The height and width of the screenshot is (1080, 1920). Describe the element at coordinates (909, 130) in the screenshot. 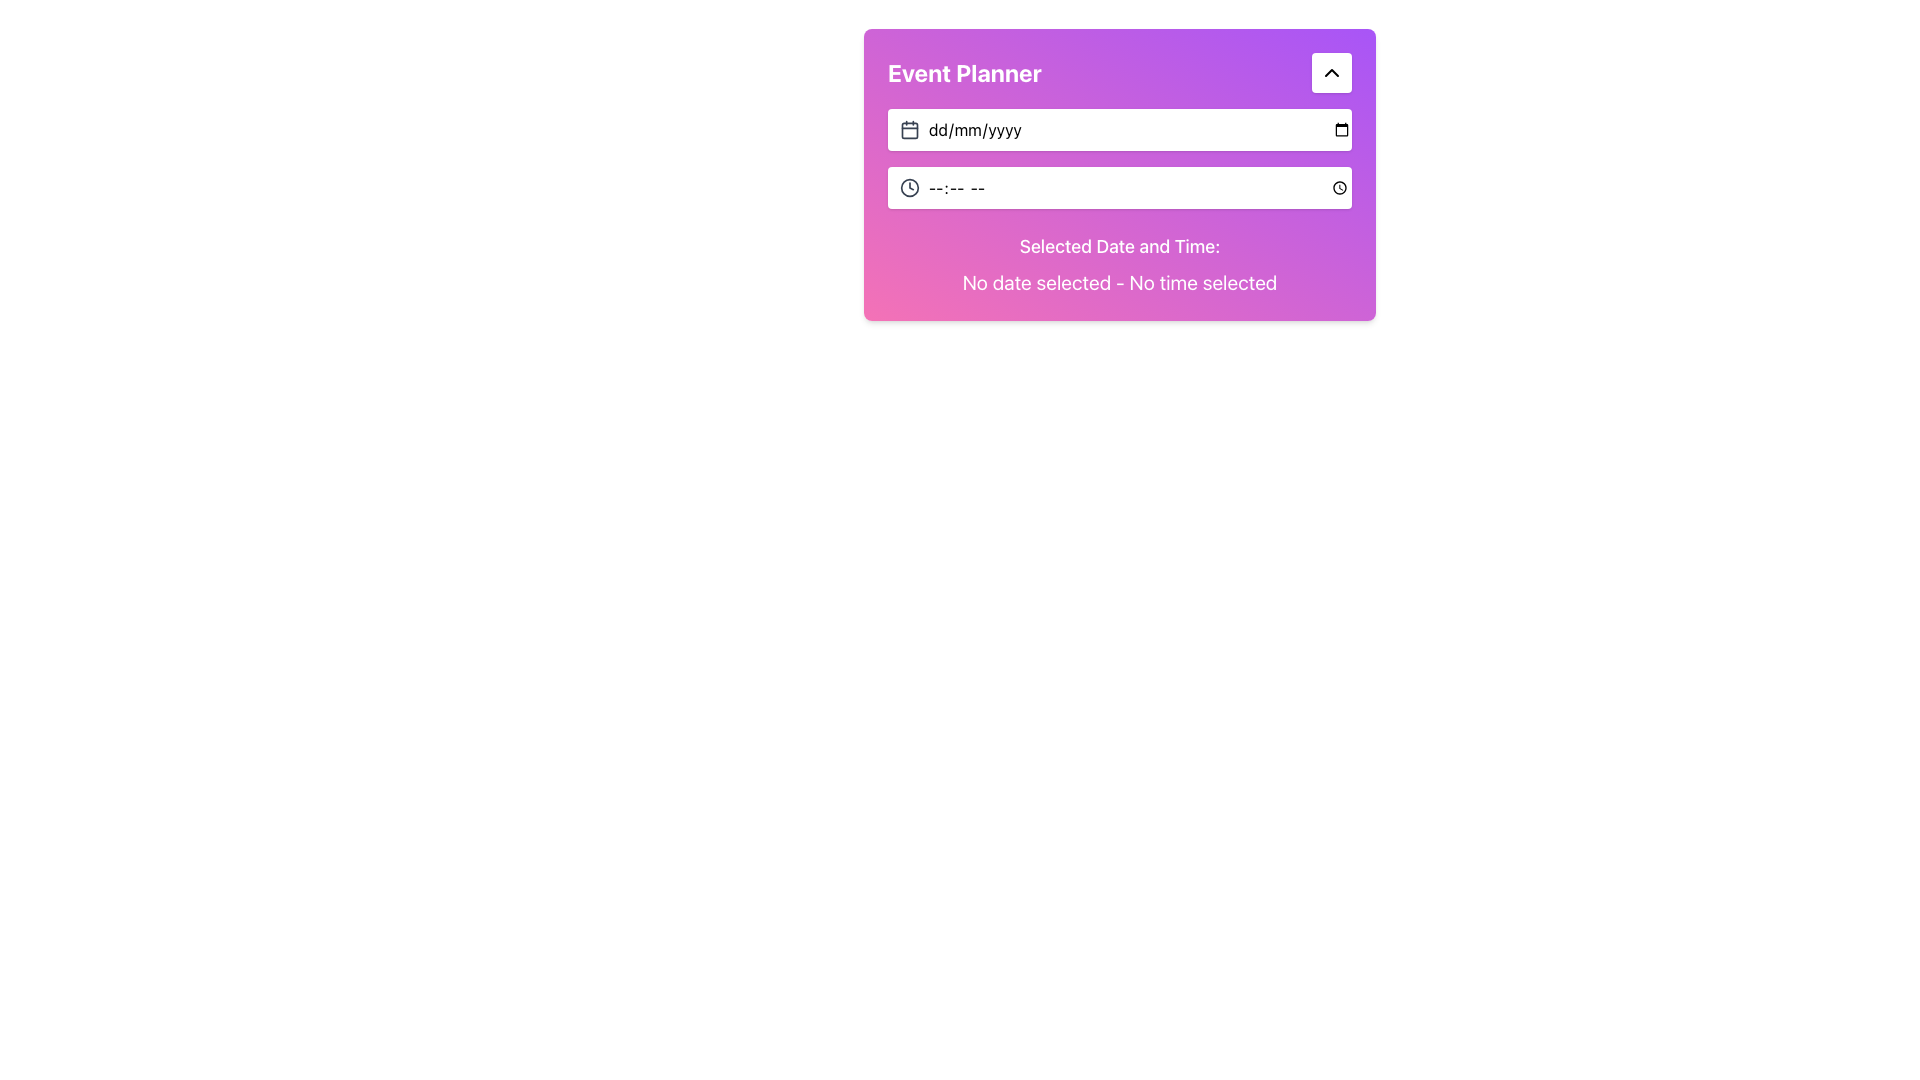

I see `the calendar icon located to the left of the 'dd/mm/yyyy' text input field` at that location.